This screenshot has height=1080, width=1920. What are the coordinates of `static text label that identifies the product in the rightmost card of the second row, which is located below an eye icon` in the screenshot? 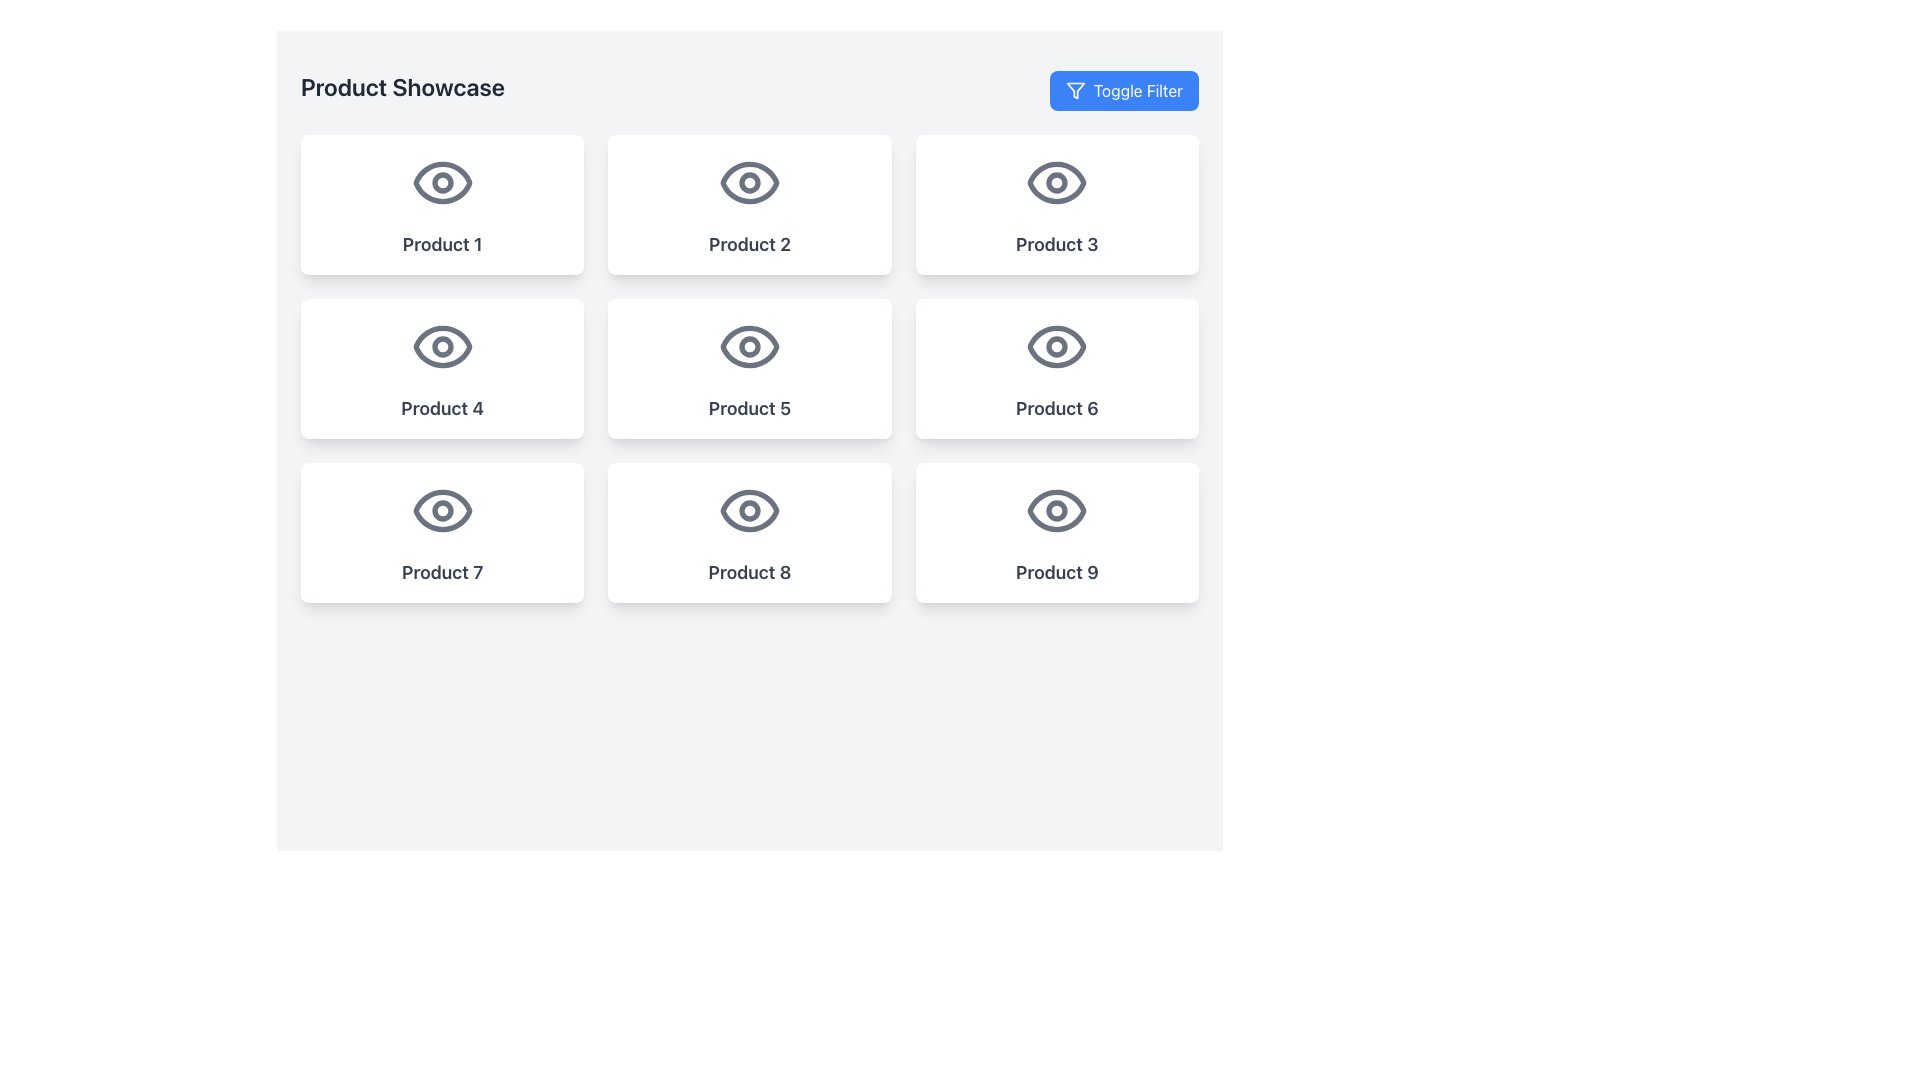 It's located at (1056, 407).